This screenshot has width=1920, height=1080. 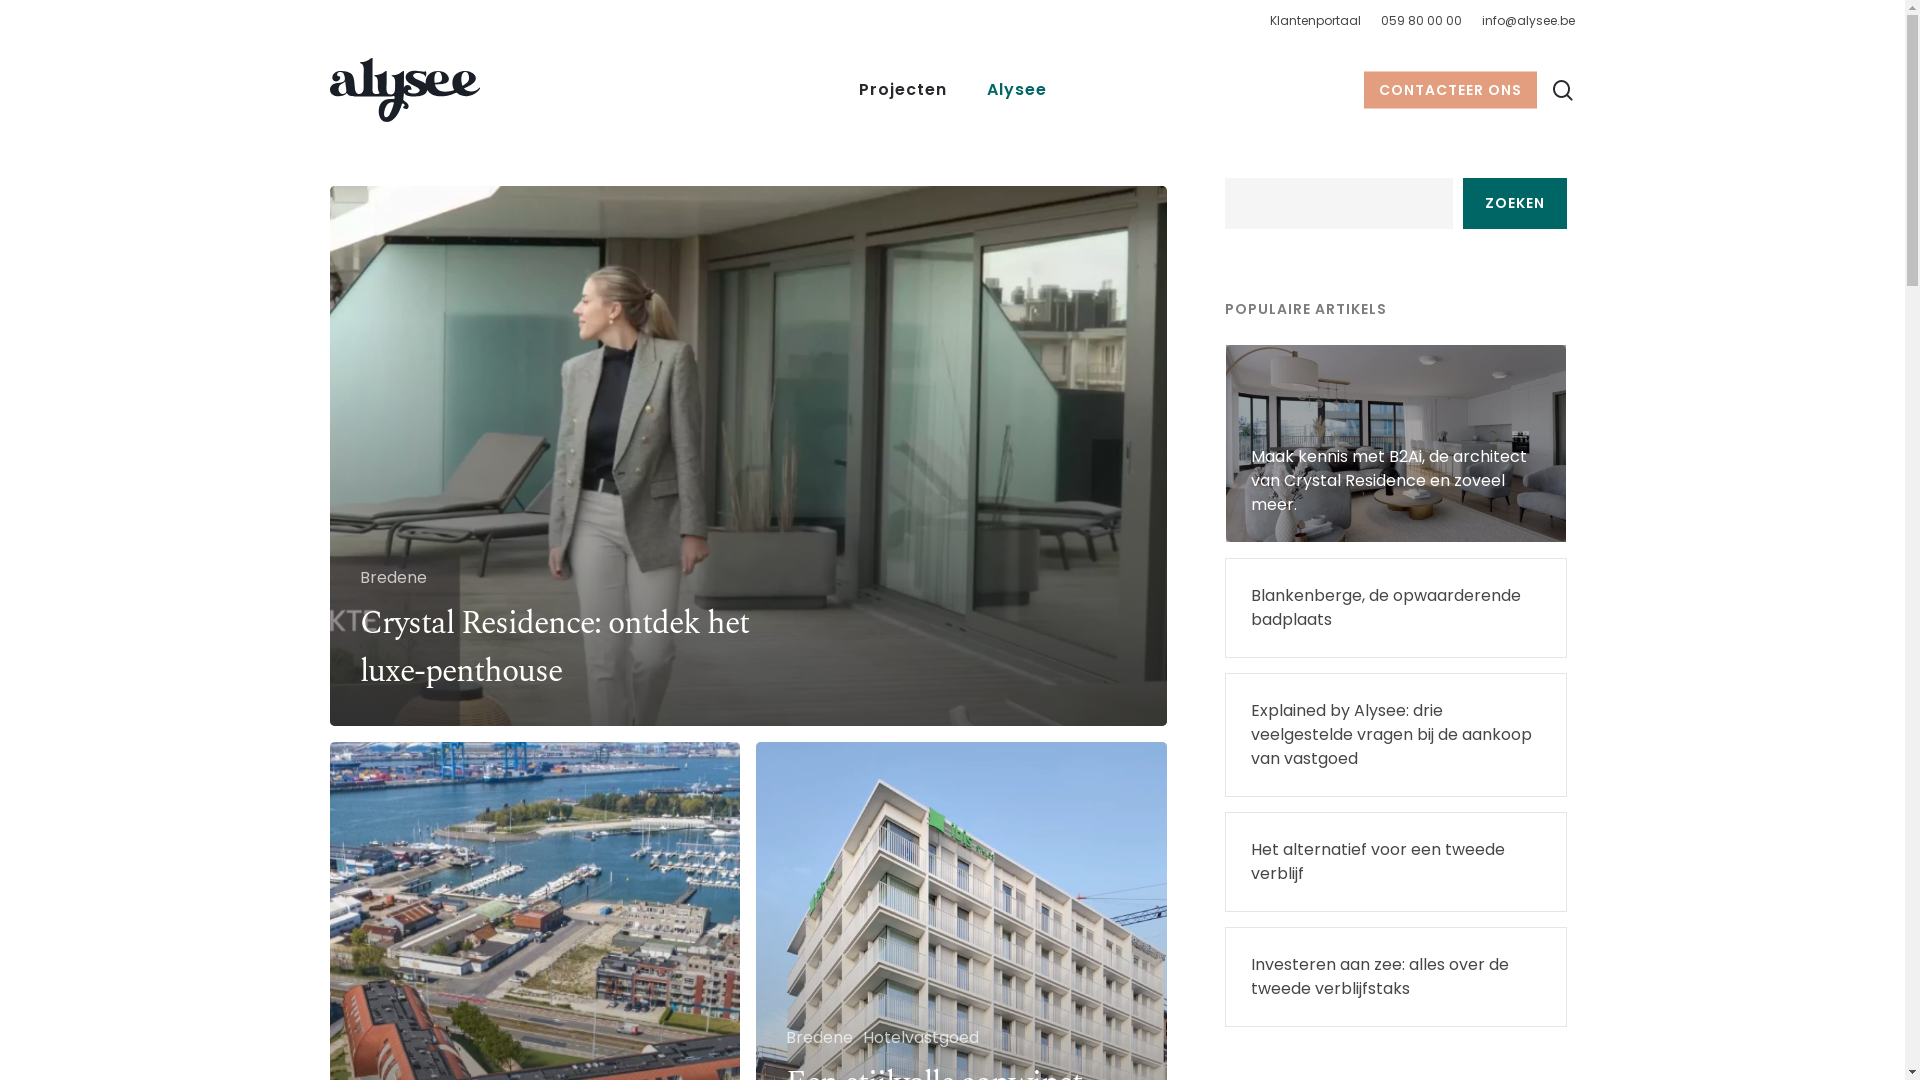 I want to click on 'Bredene', so click(x=819, y=1036).